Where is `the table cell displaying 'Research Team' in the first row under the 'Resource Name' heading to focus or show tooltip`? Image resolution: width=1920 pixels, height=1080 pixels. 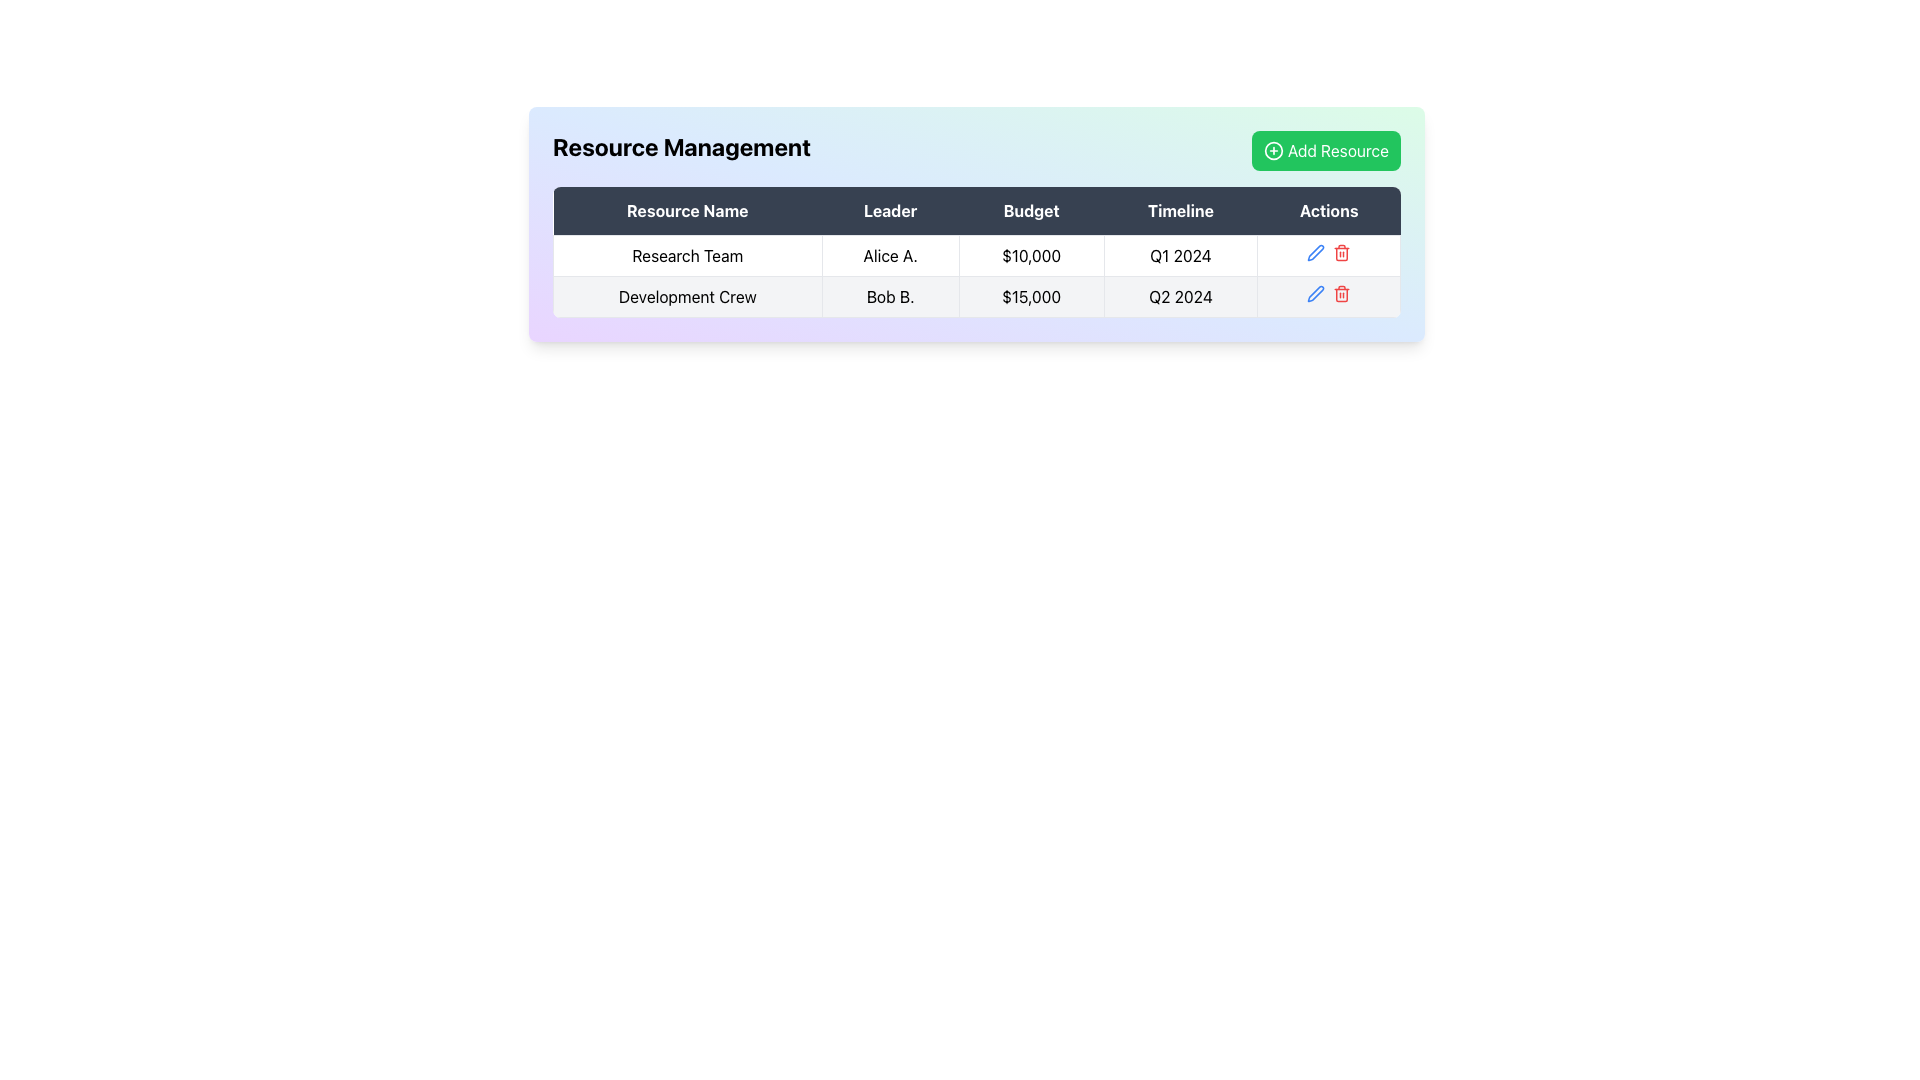
the table cell displaying 'Research Team' in the first row under the 'Resource Name' heading to focus or show tooltip is located at coordinates (687, 254).